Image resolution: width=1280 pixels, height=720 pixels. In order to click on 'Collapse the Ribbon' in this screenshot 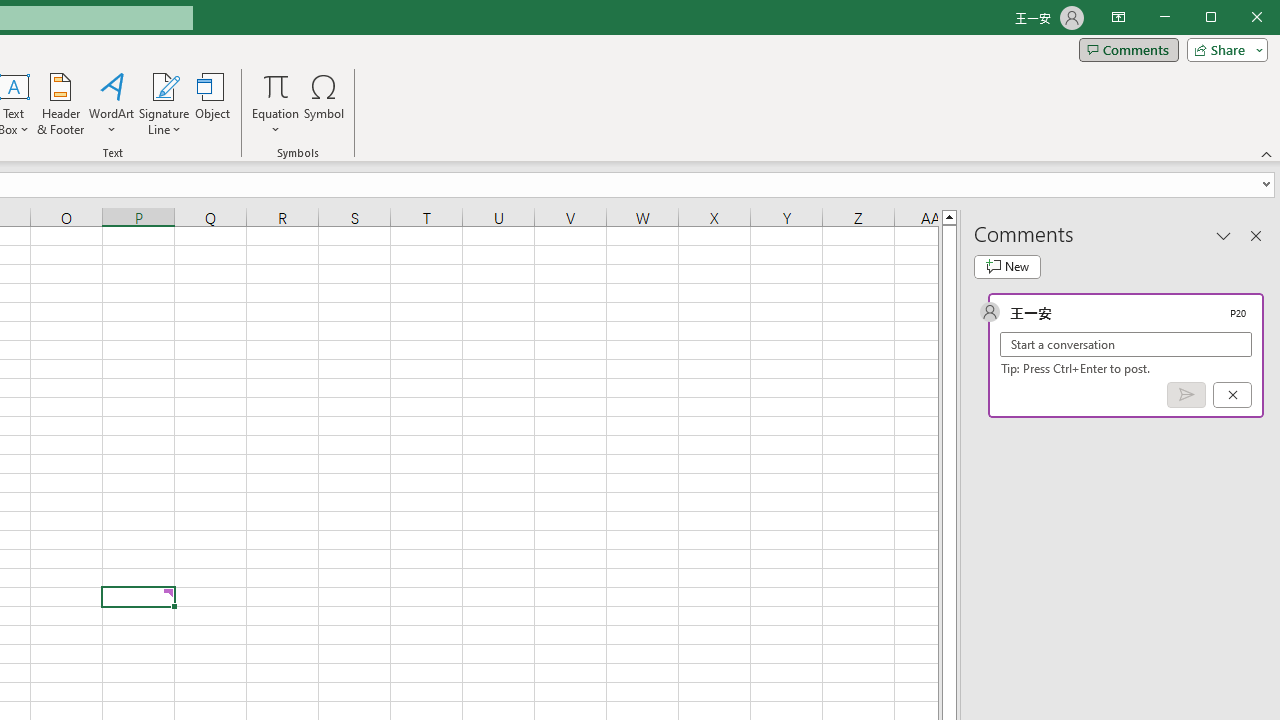, I will do `click(1266, 153)`.